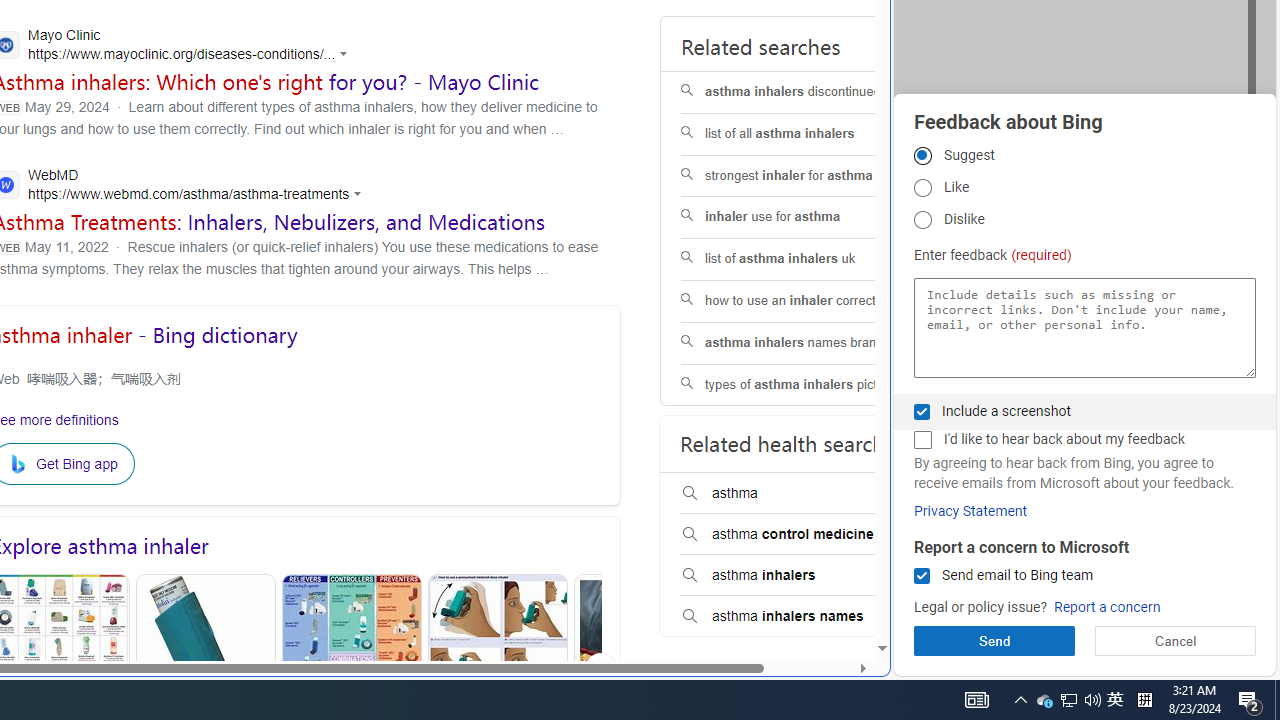 Image resolution: width=1280 pixels, height=720 pixels. I want to click on 'Privacy Statement', so click(970, 510).